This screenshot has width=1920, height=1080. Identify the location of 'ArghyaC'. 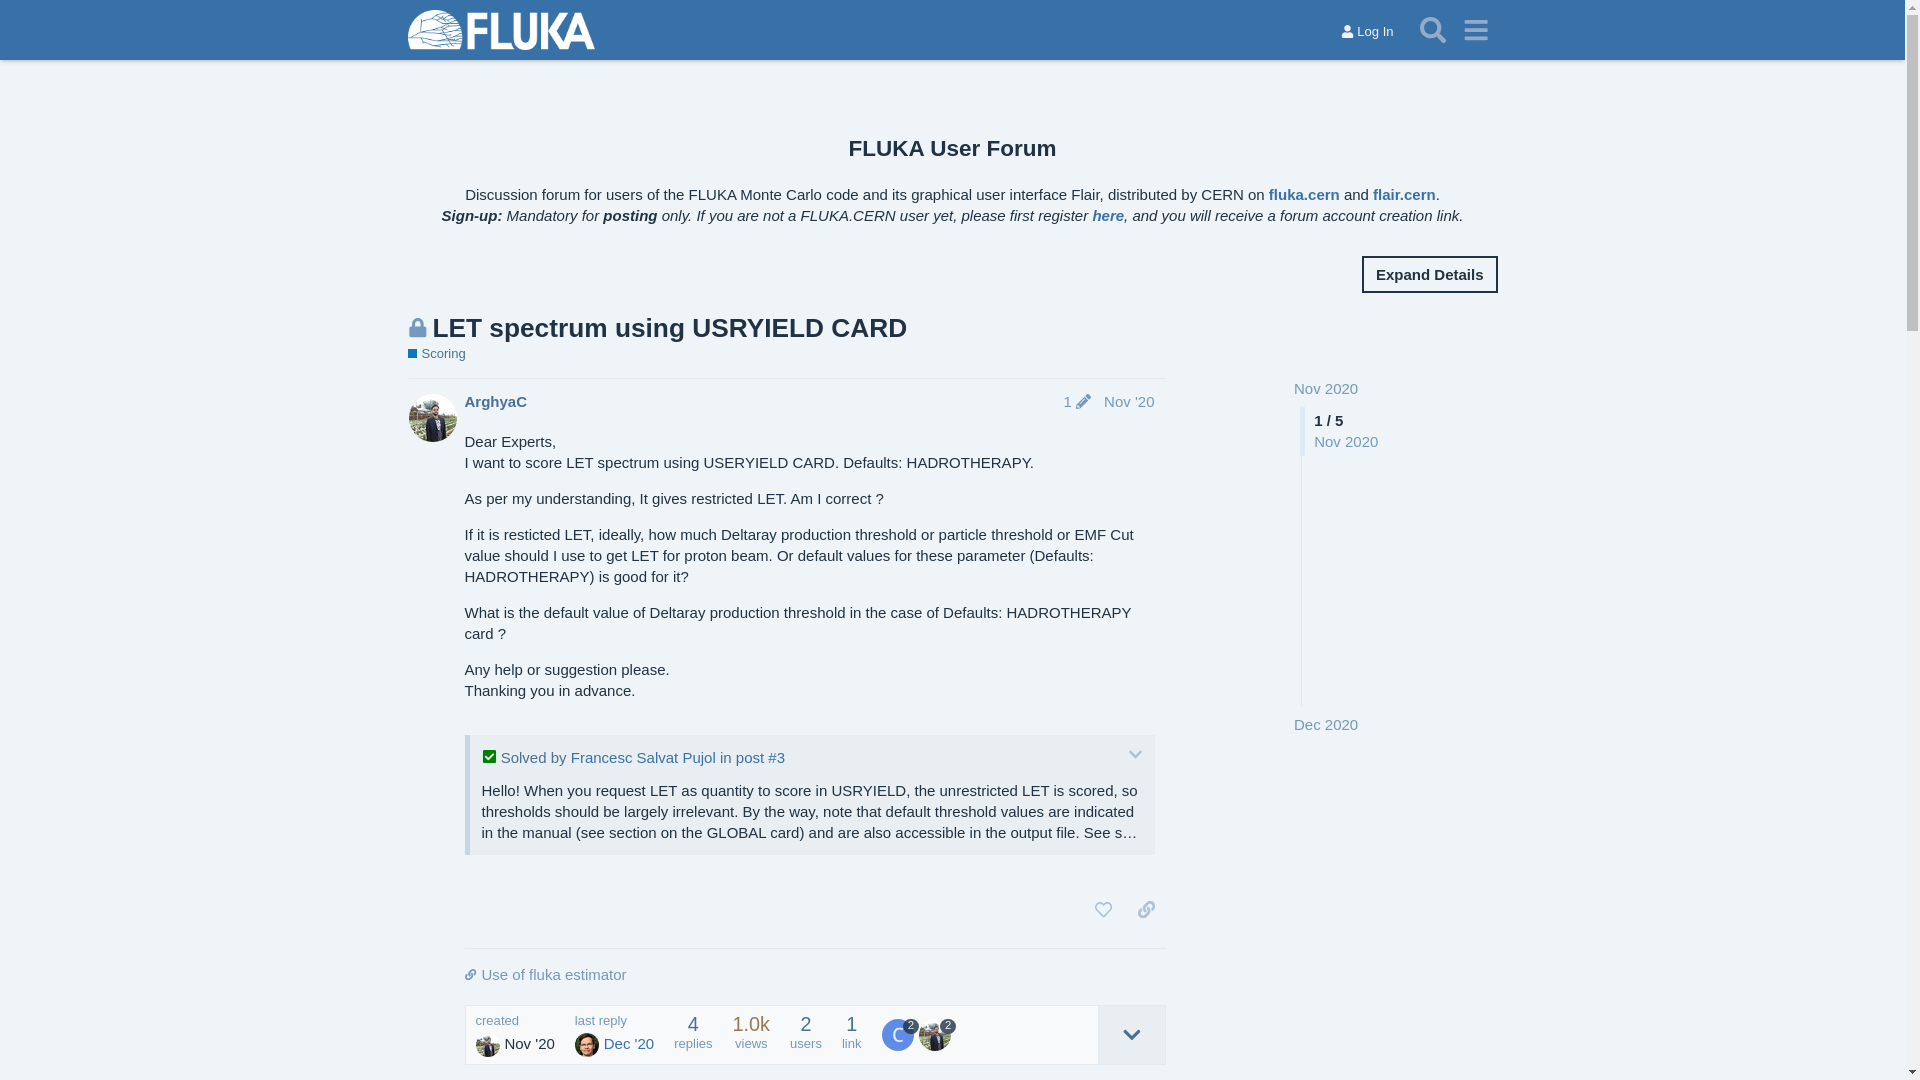
(934, 1034).